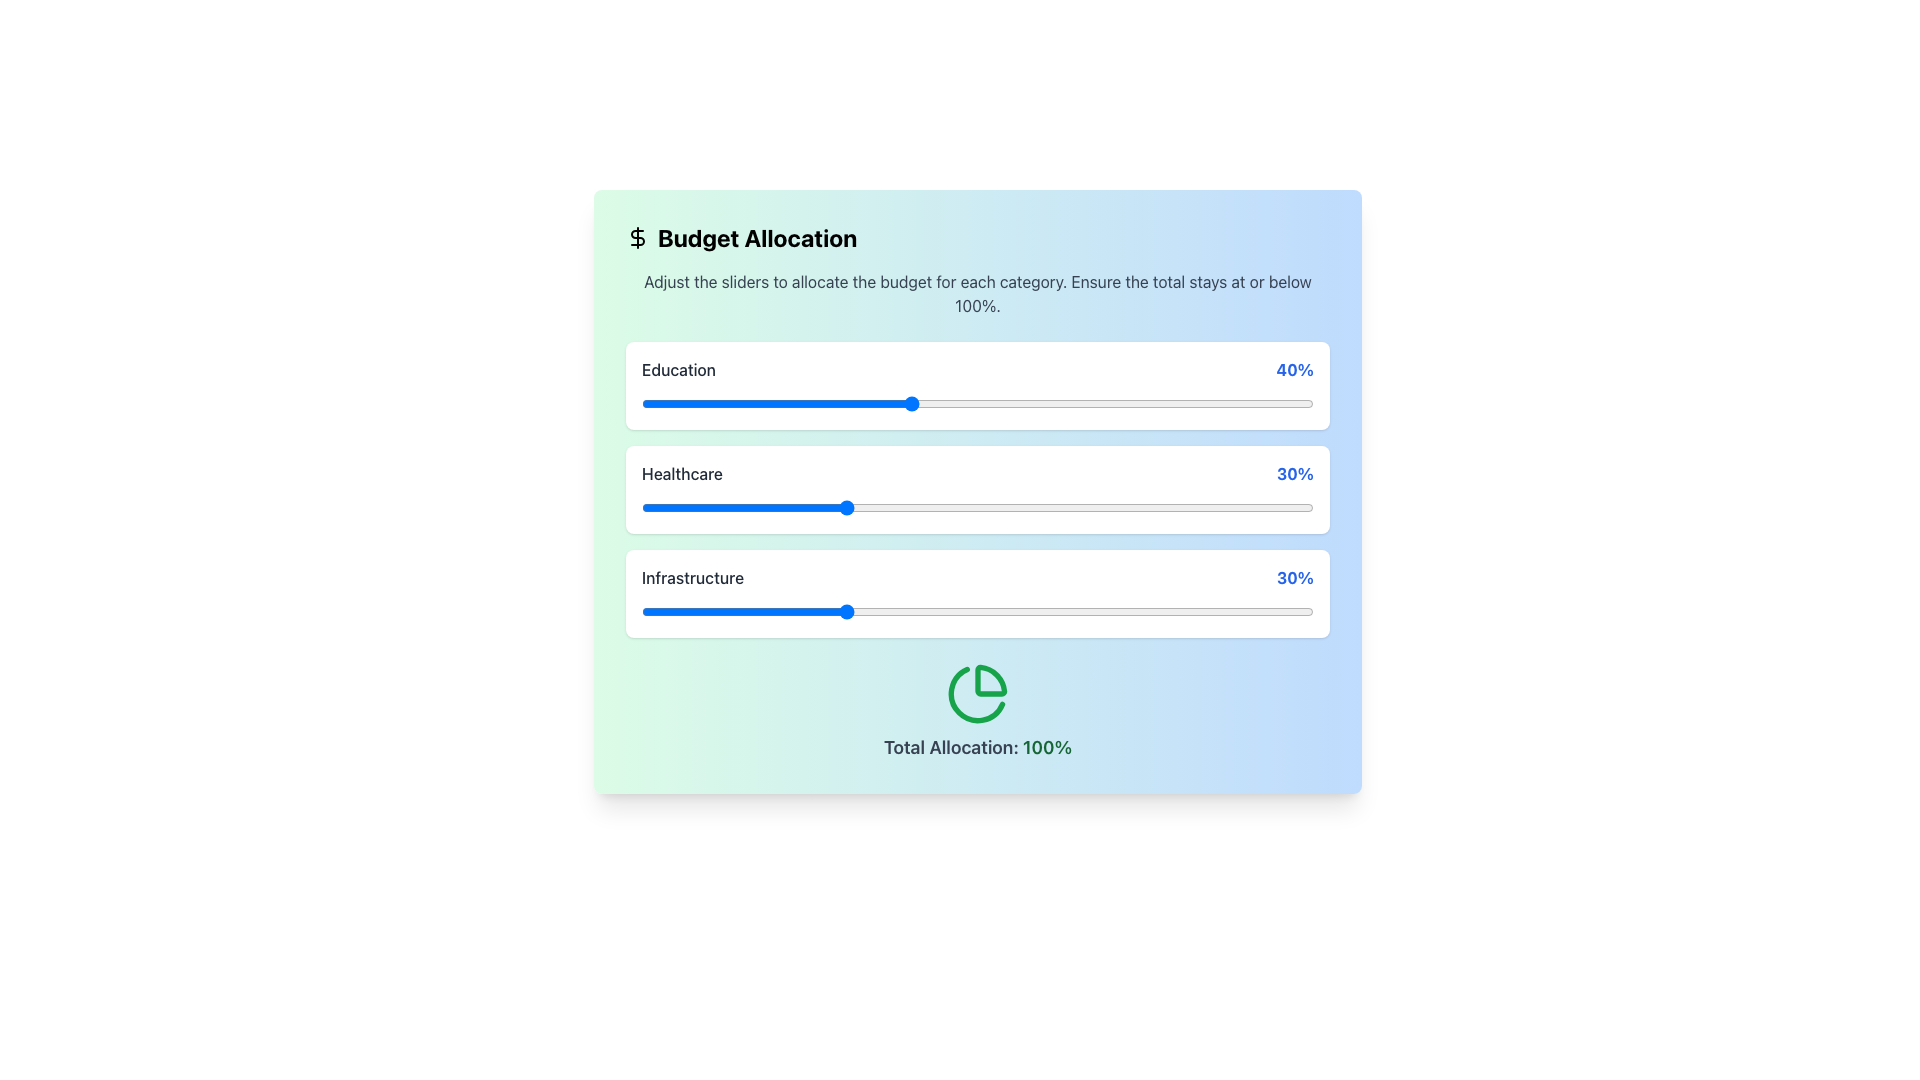 Image resolution: width=1920 pixels, height=1080 pixels. Describe the element at coordinates (923, 507) in the screenshot. I see `healthcare budget allocation` at that location.